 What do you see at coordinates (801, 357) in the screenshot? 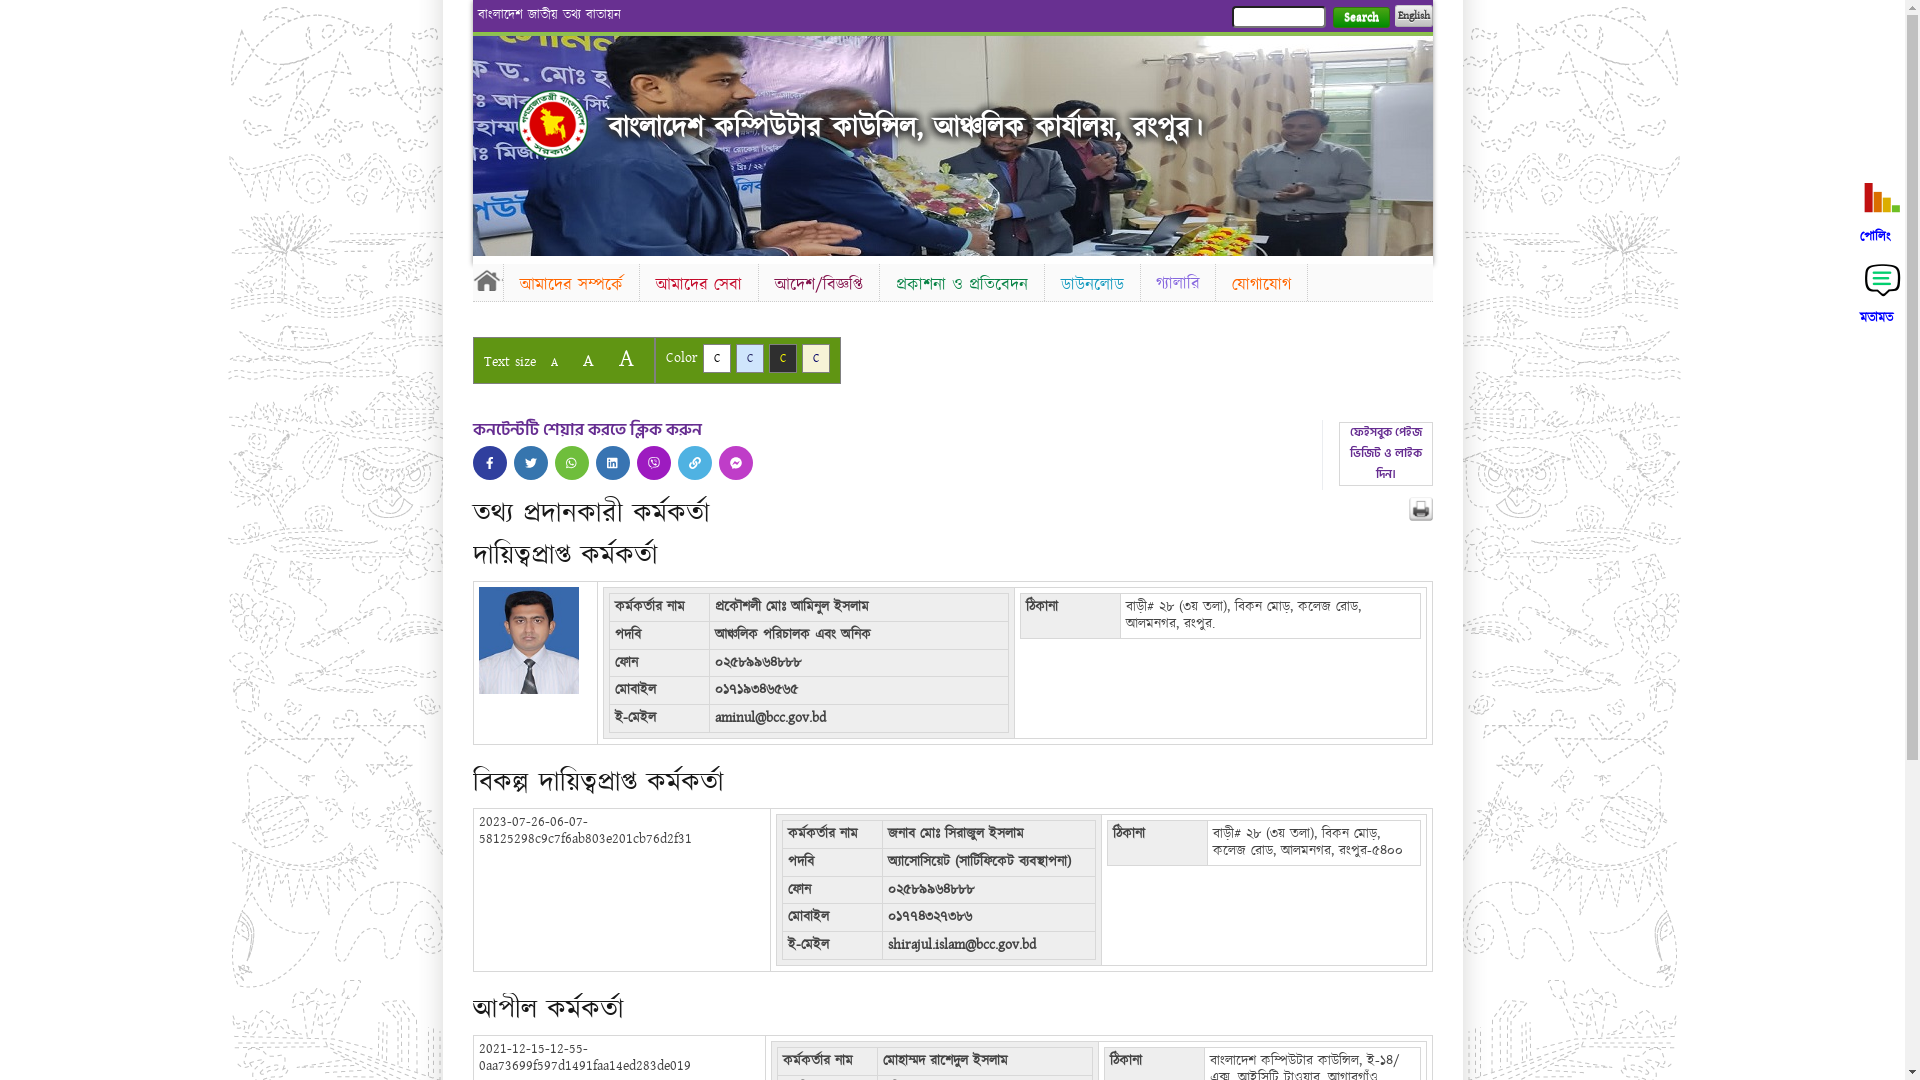
I see `'C'` at bounding box center [801, 357].